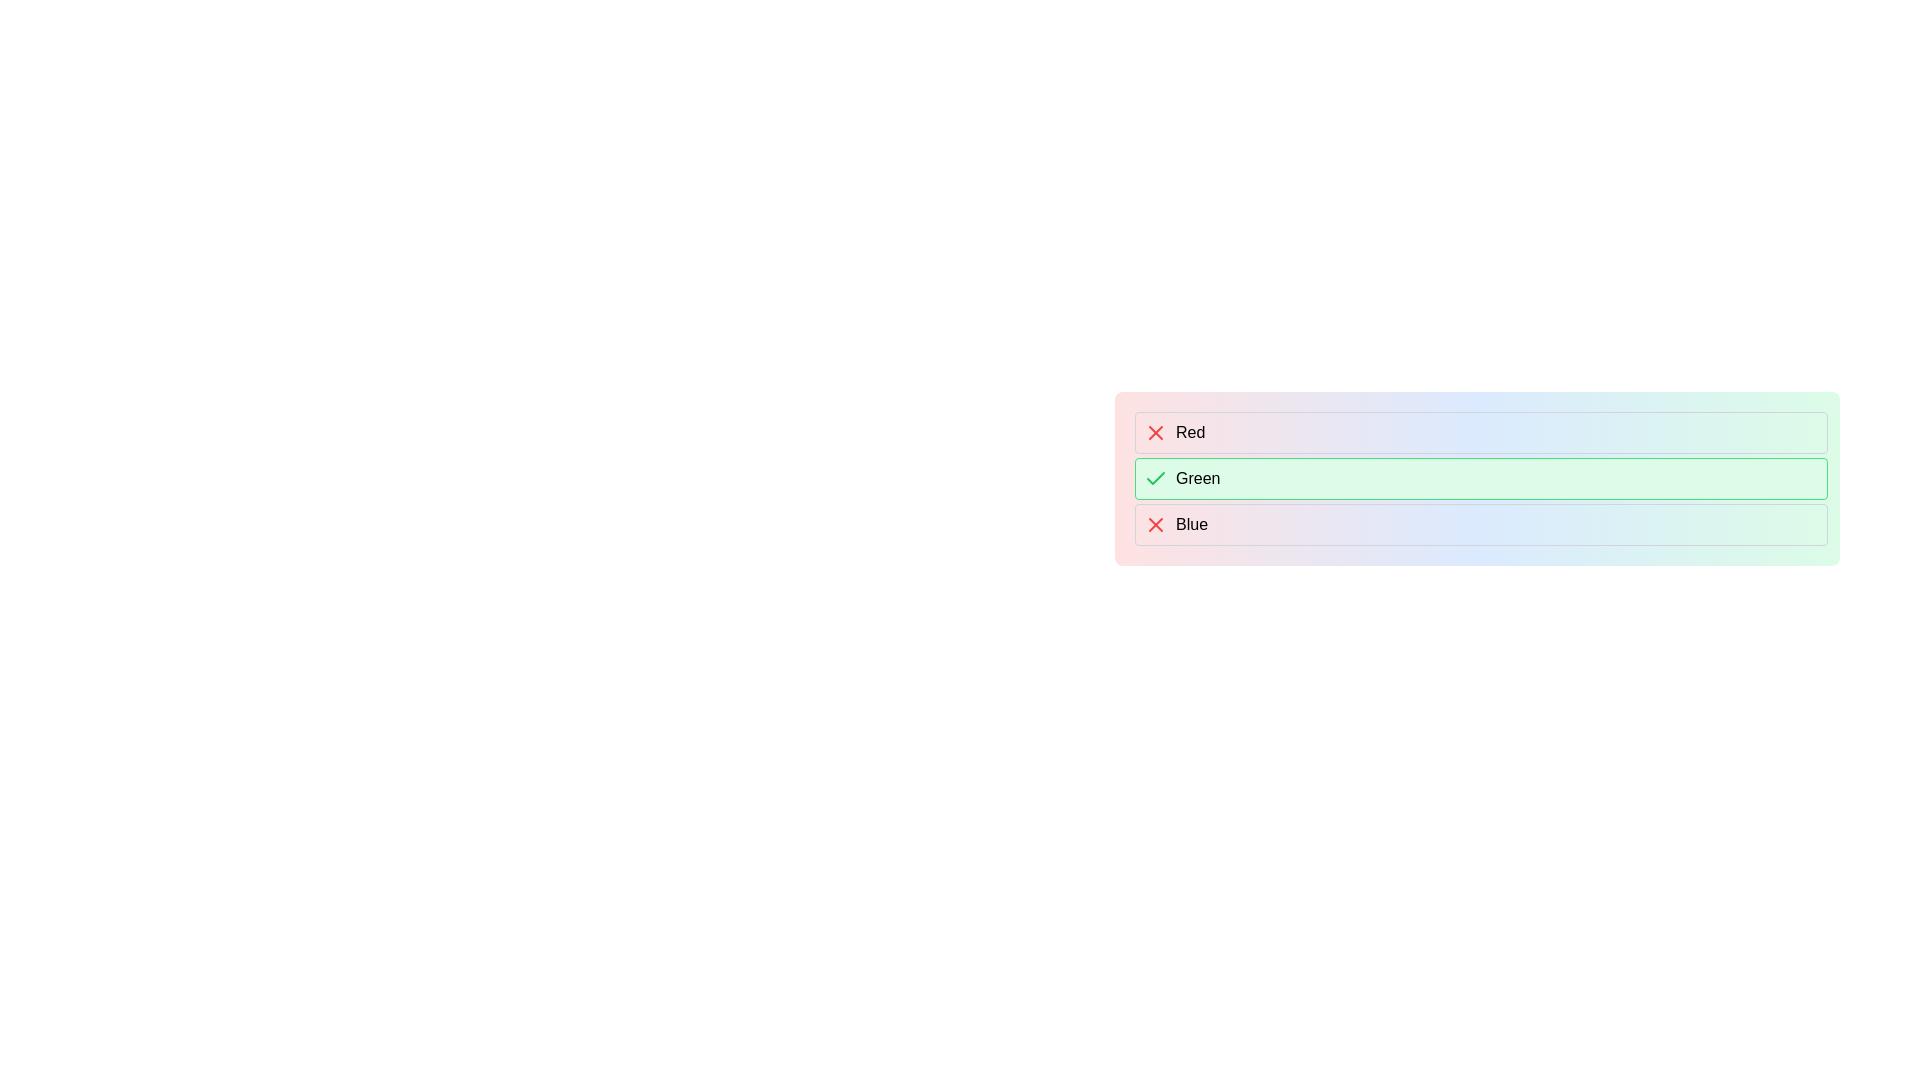 This screenshot has width=1920, height=1080. What do you see at coordinates (1156, 478) in the screenshot?
I see `the confirmation icon associated with the 'Green' label, which is centrally located within the green-colored background box and aligned to the left side of the box` at bounding box center [1156, 478].